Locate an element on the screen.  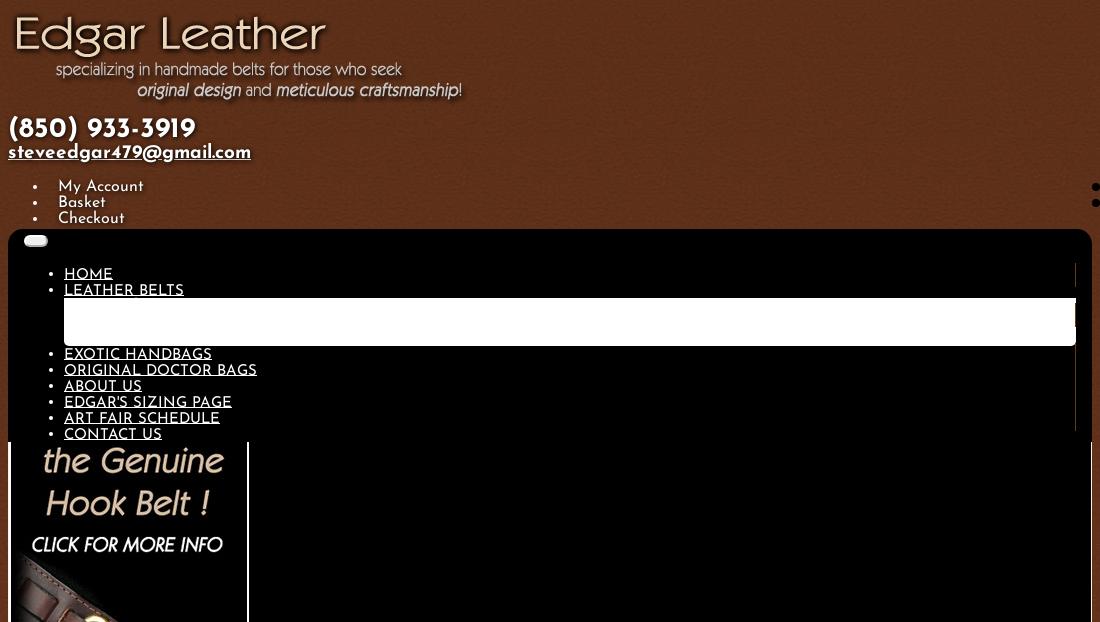
'About Us' is located at coordinates (102, 386).